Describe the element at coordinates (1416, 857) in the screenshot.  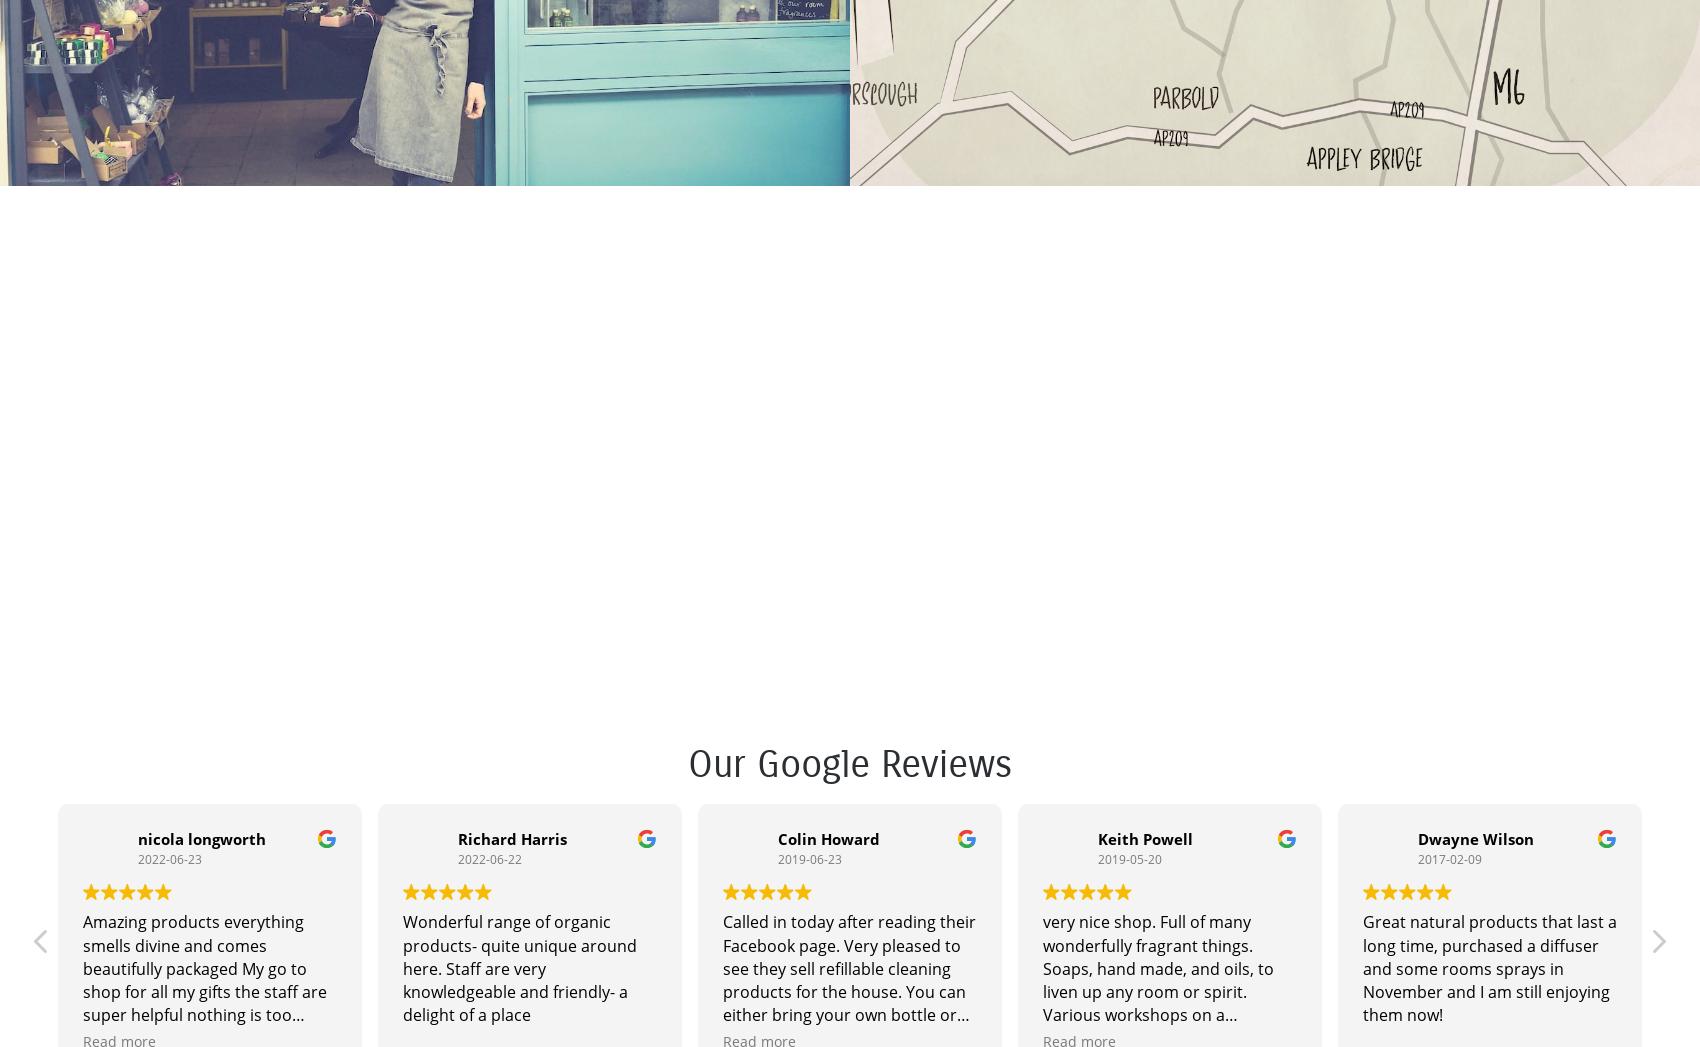
I see `'2017-02-09'` at that location.